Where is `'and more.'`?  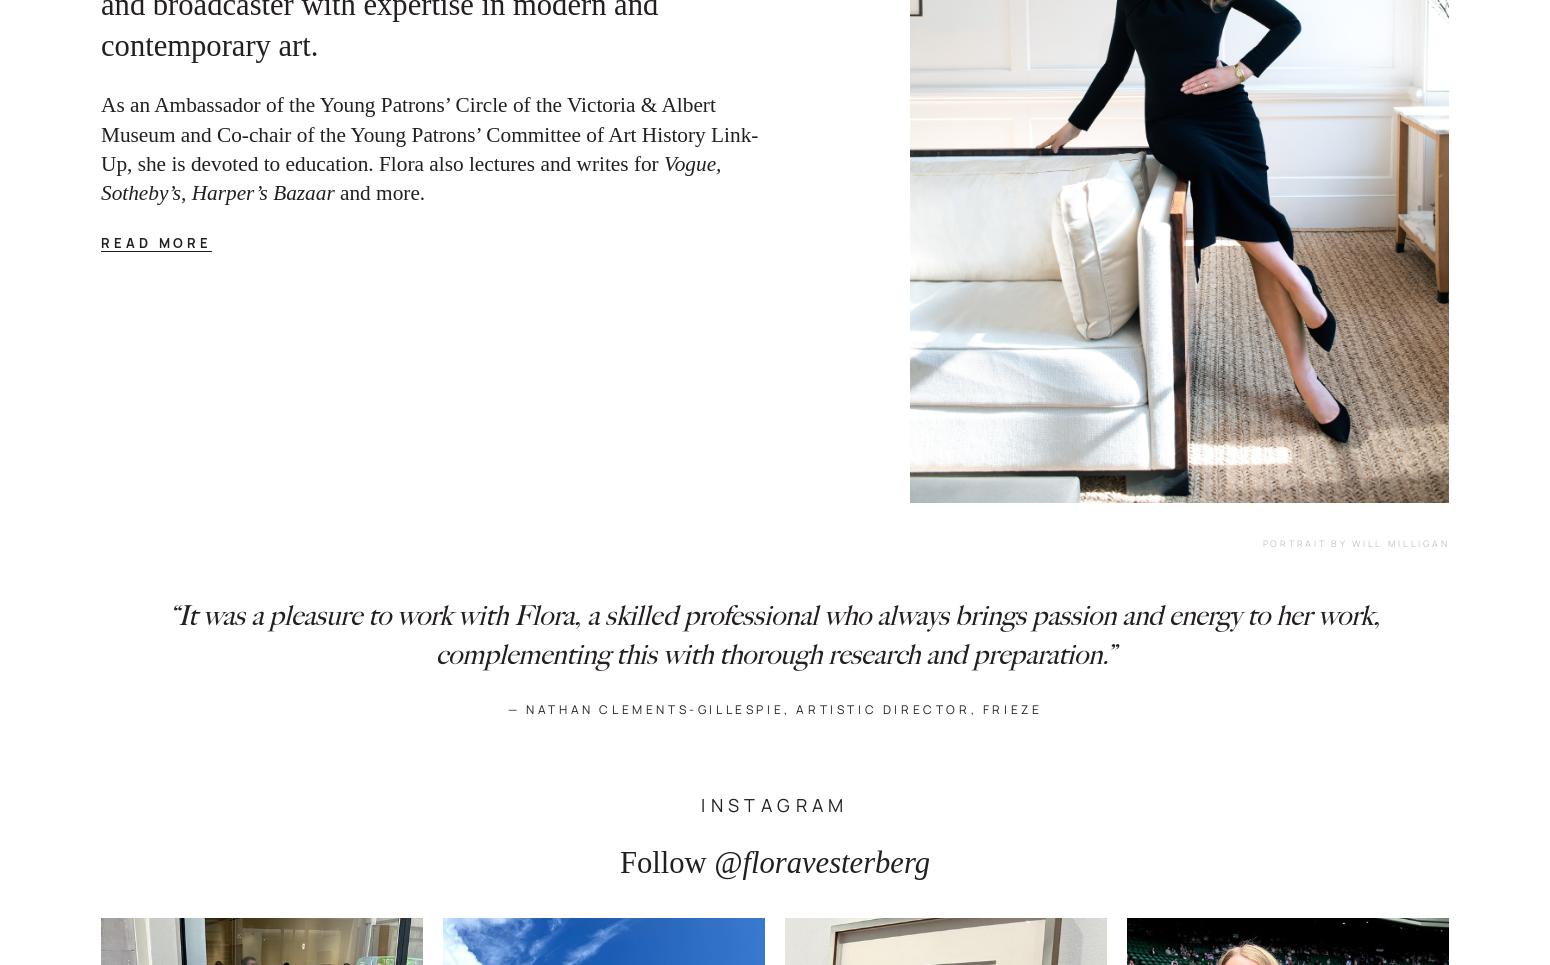 'and more.' is located at coordinates (383, 193).